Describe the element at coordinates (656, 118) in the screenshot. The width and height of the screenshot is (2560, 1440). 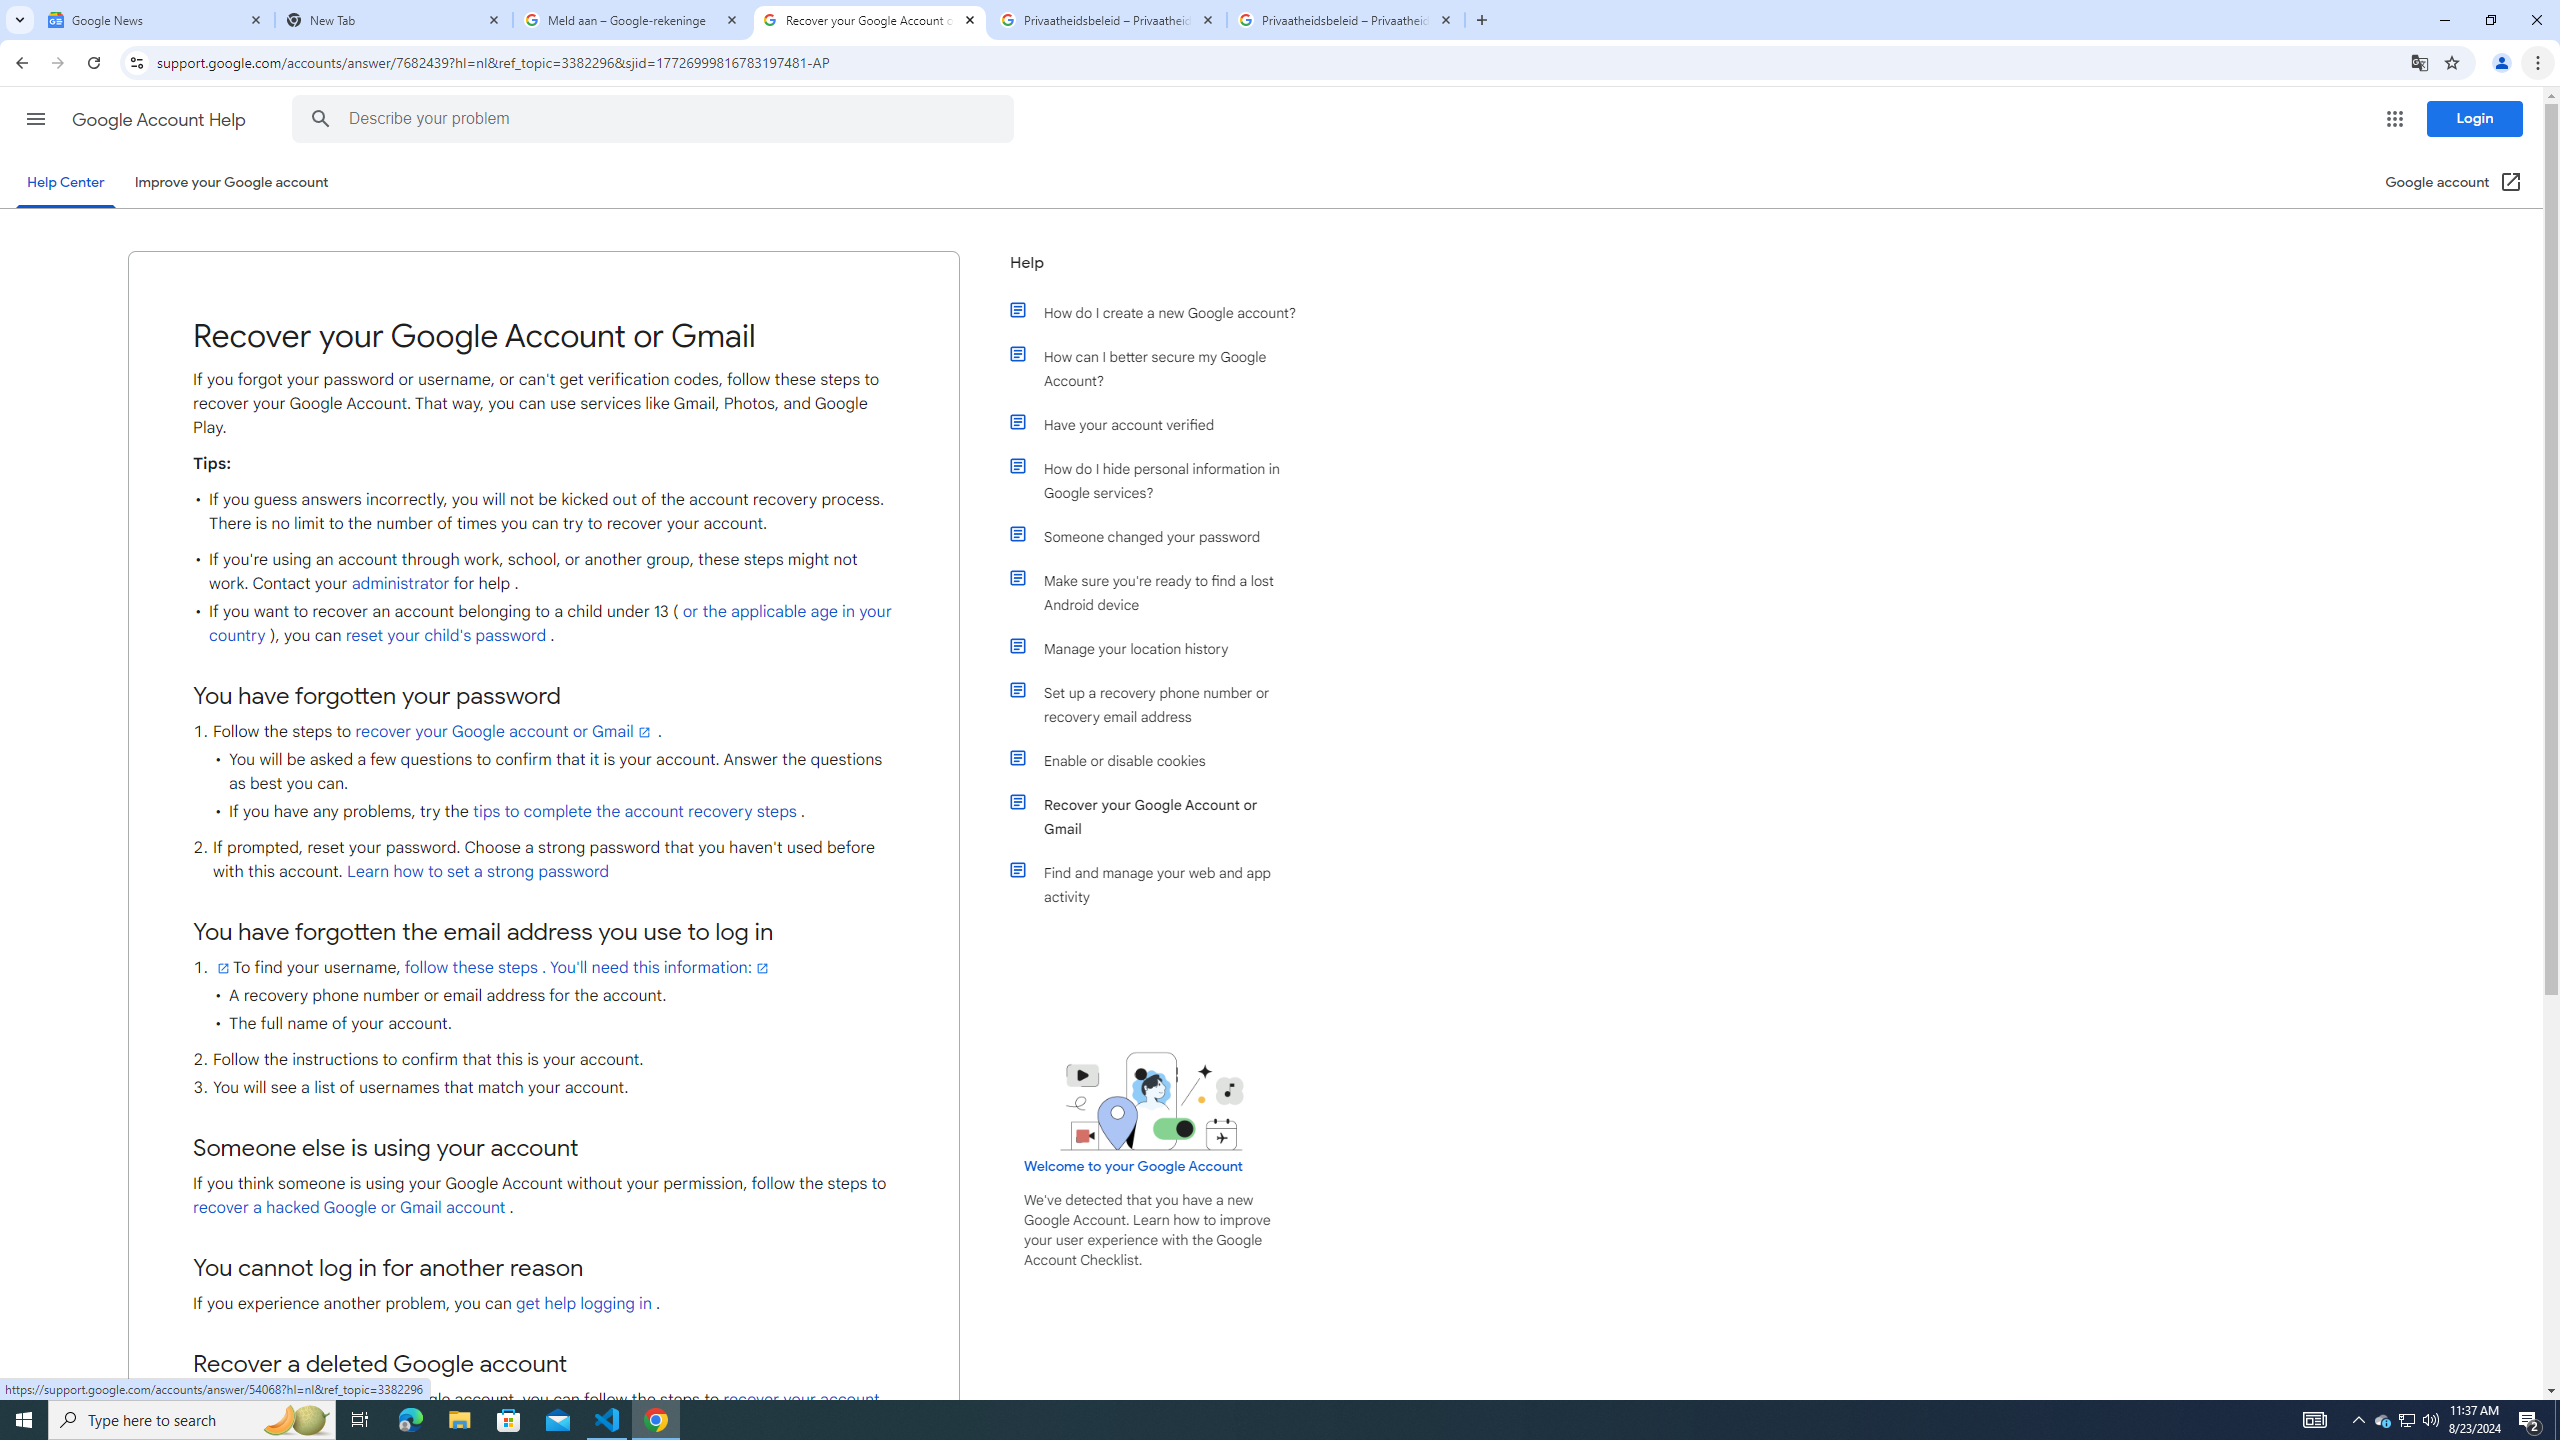
I see `'Describe your problem'` at that location.